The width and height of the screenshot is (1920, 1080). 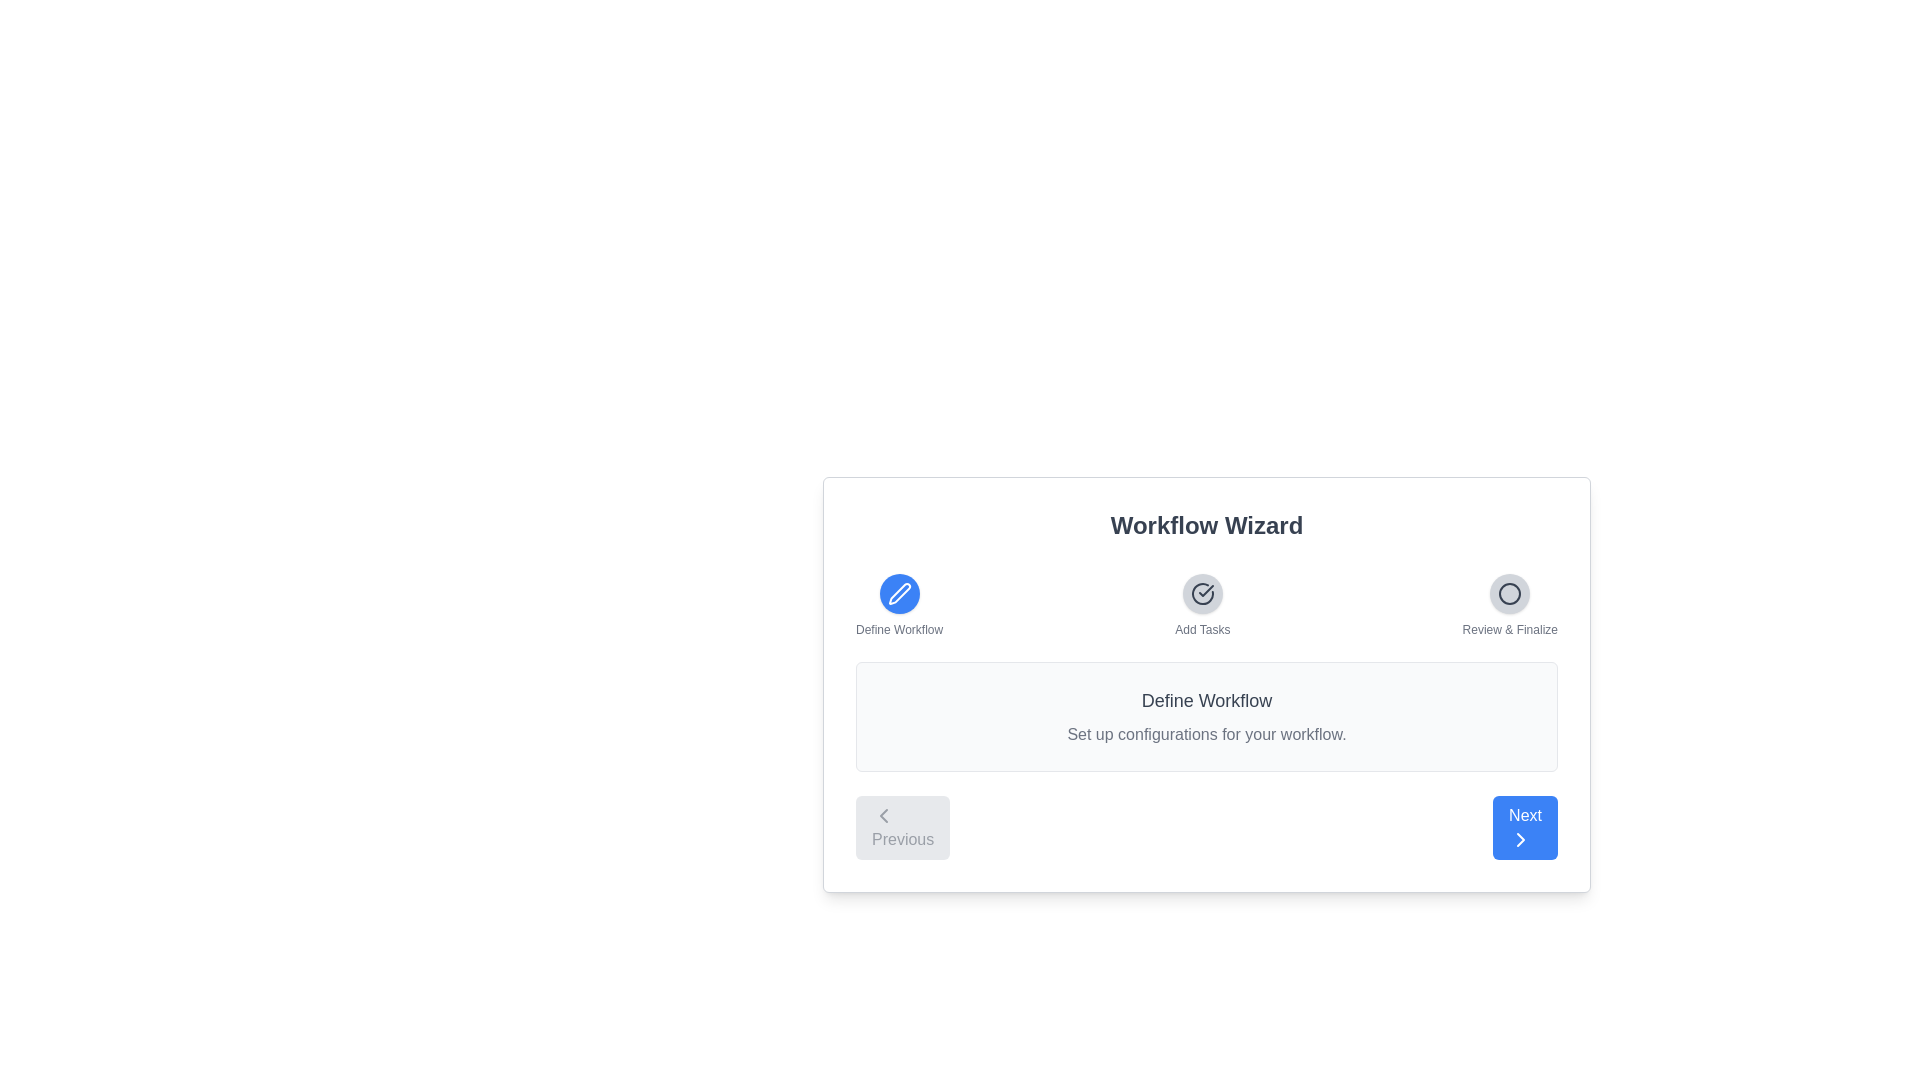 I want to click on the 'Review & Finalize' text label, which is styled in gray and positioned beneath a circular icon in the top center section of the interface, so click(x=1510, y=628).